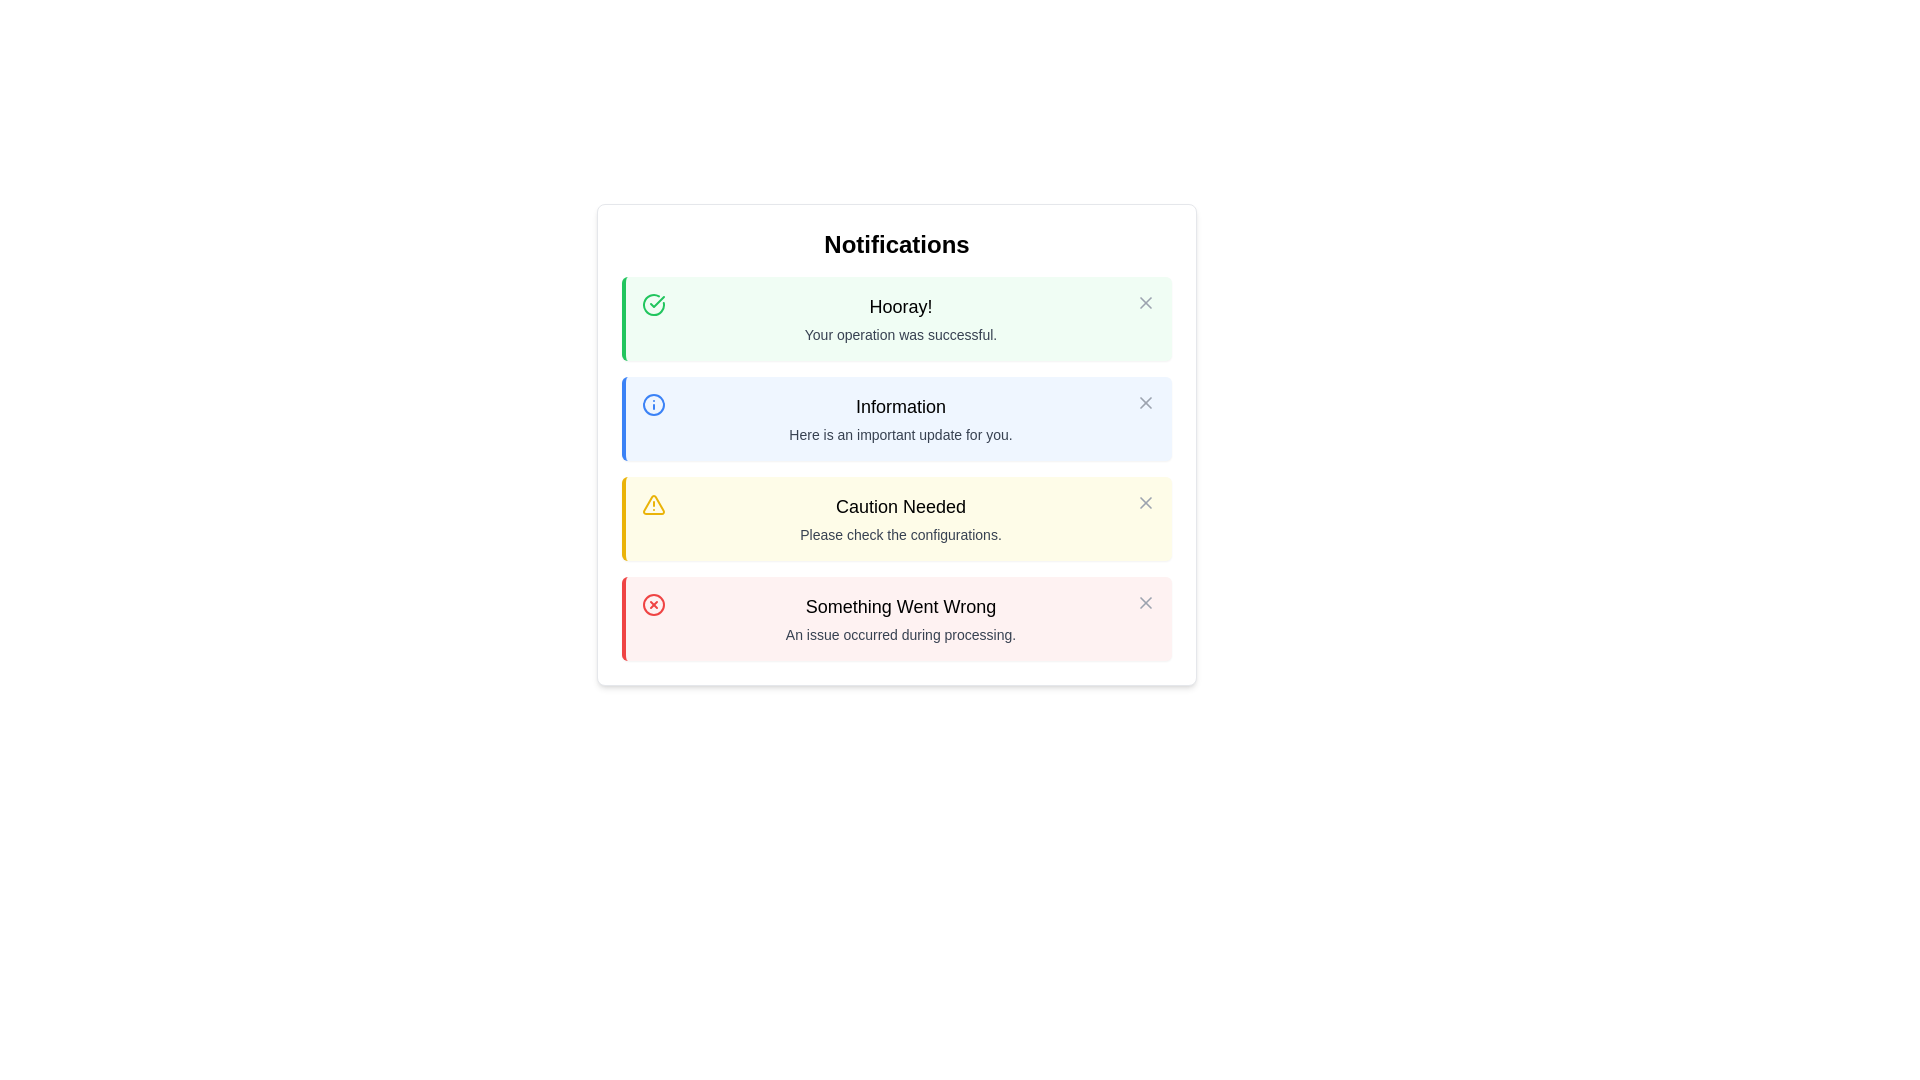 Image resolution: width=1920 pixels, height=1080 pixels. Describe the element at coordinates (900, 605) in the screenshot. I see `the text element displaying 'Something Went Wrong' which is part of a notification panel with a red border, indicating an error` at that location.